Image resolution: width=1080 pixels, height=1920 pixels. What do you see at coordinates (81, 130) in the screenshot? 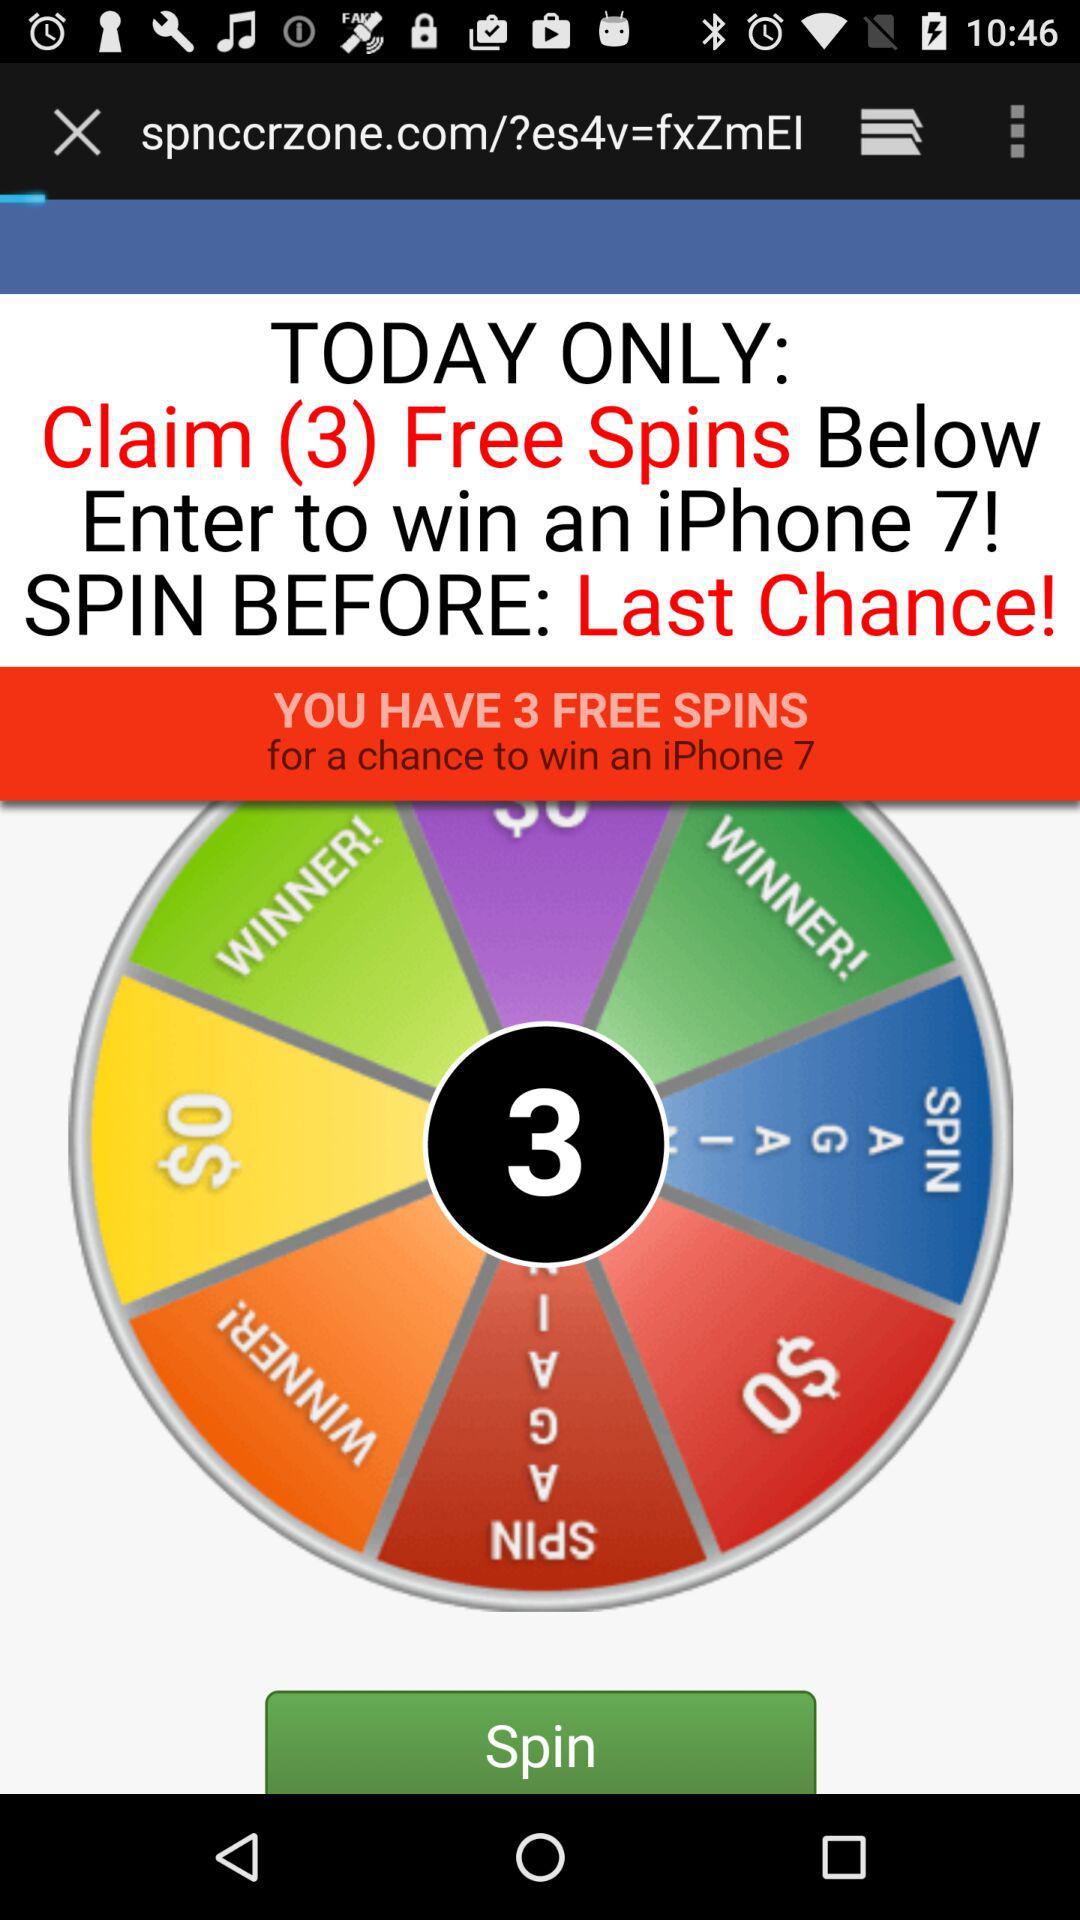
I see `icon to the left of the www electronicproductzone com icon` at bounding box center [81, 130].